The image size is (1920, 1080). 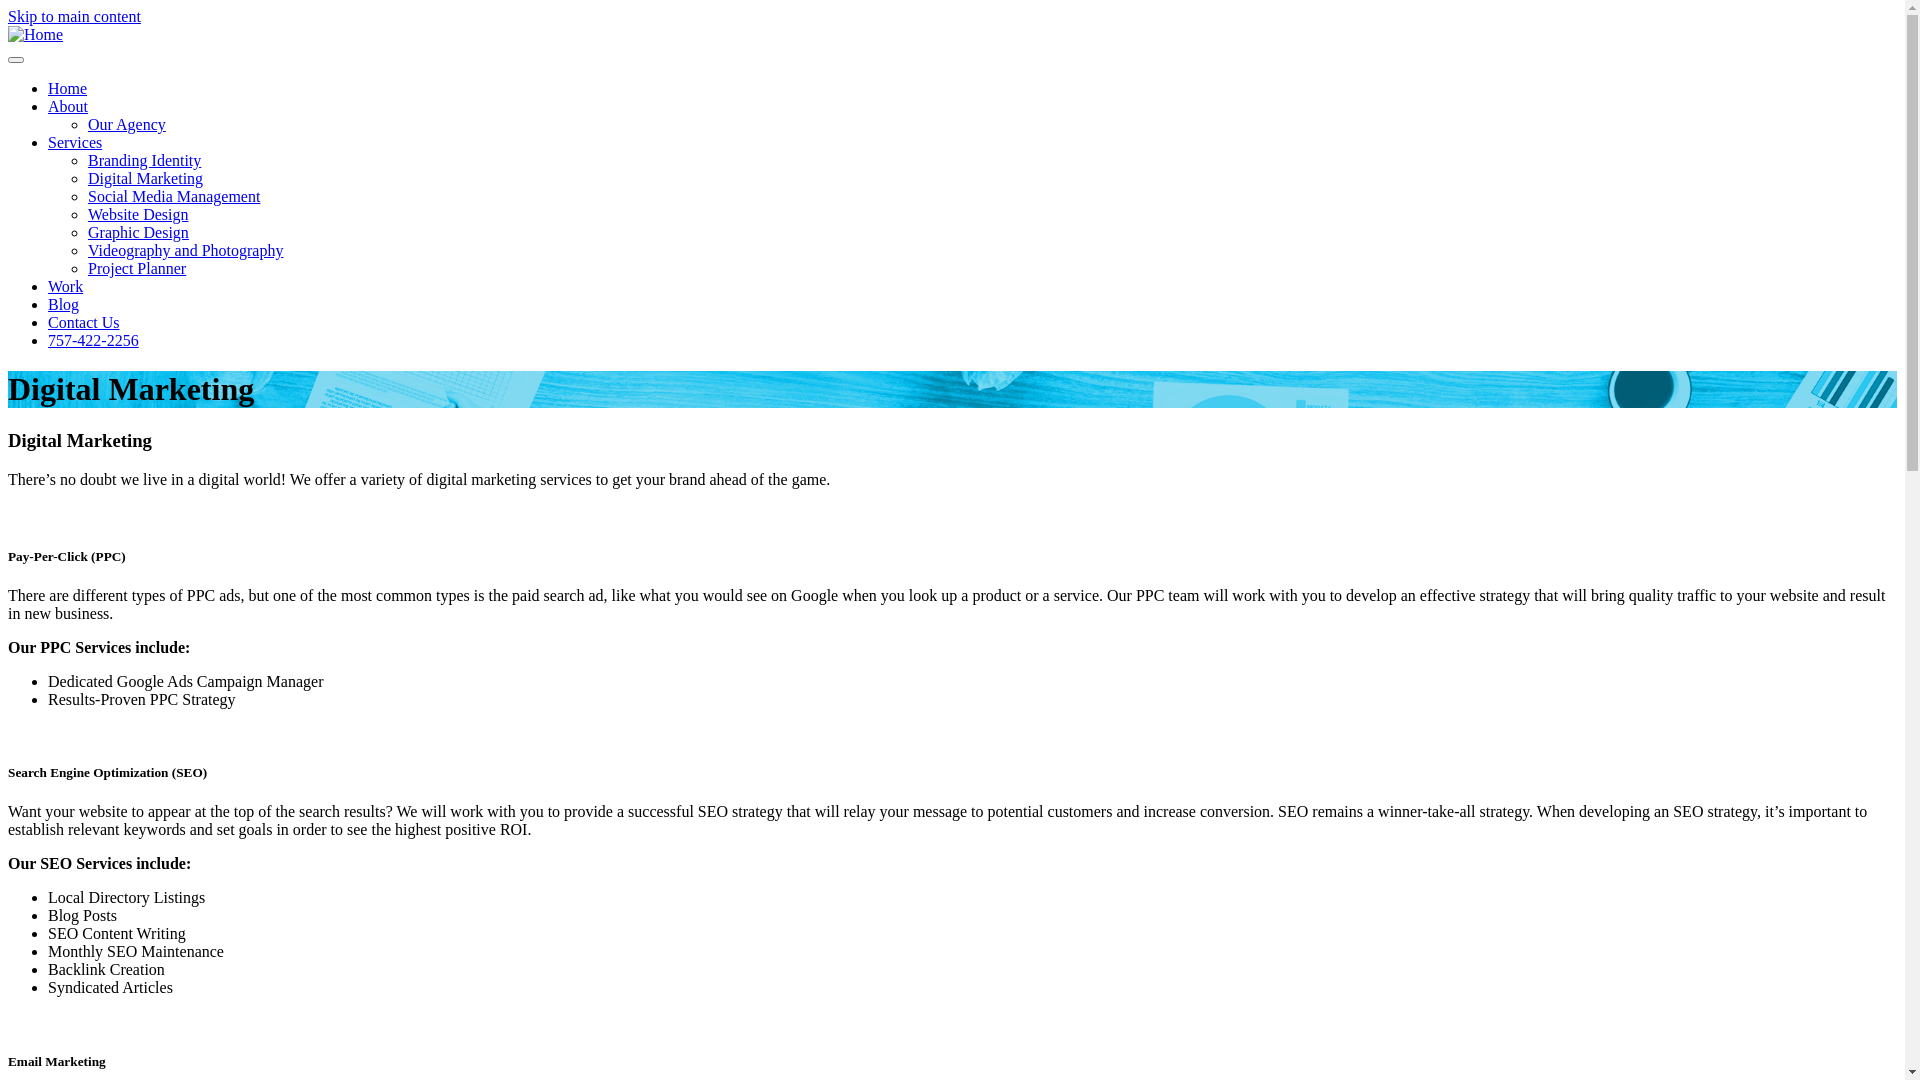 I want to click on 'Branding Identity', so click(x=143, y=159).